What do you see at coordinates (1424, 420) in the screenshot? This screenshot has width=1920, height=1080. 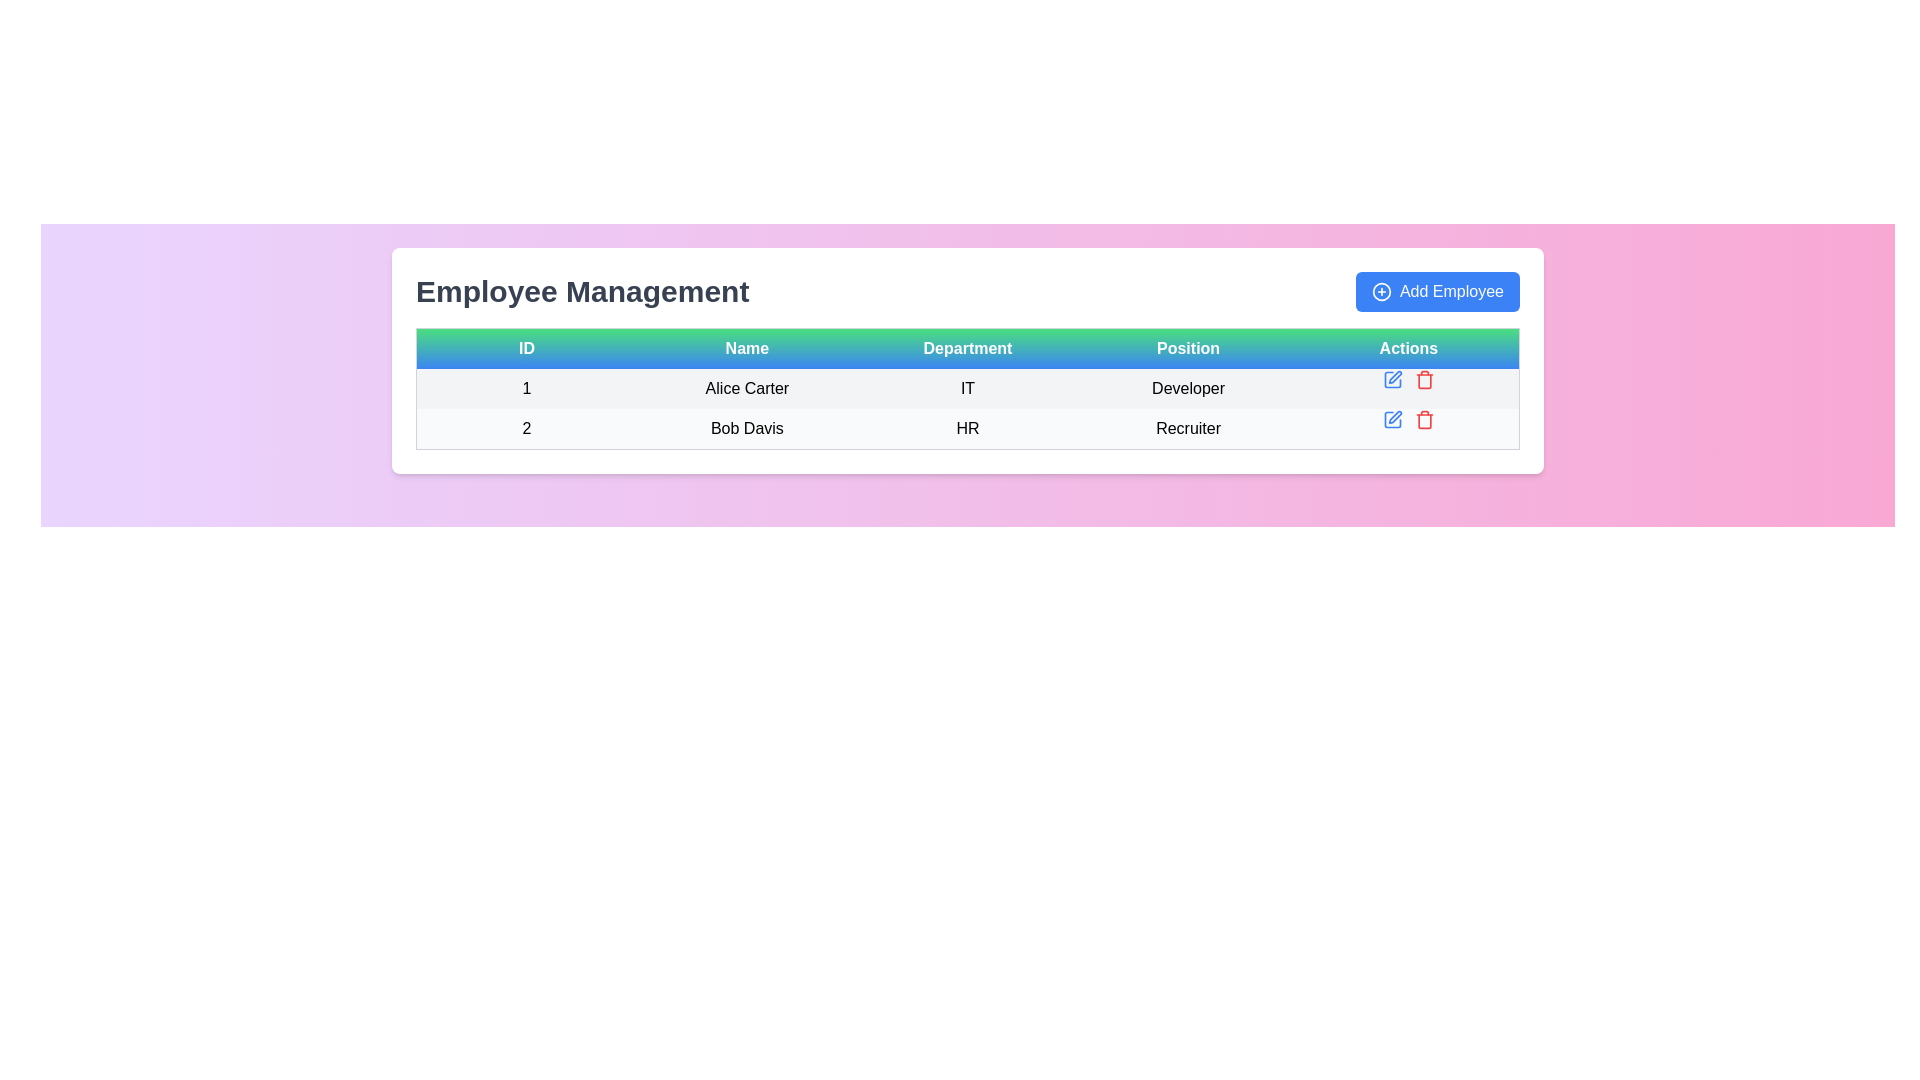 I see `the trash can icon located in the 'Actions' column, second row of the table aligned with 'Bob Davis'` at bounding box center [1424, 420].